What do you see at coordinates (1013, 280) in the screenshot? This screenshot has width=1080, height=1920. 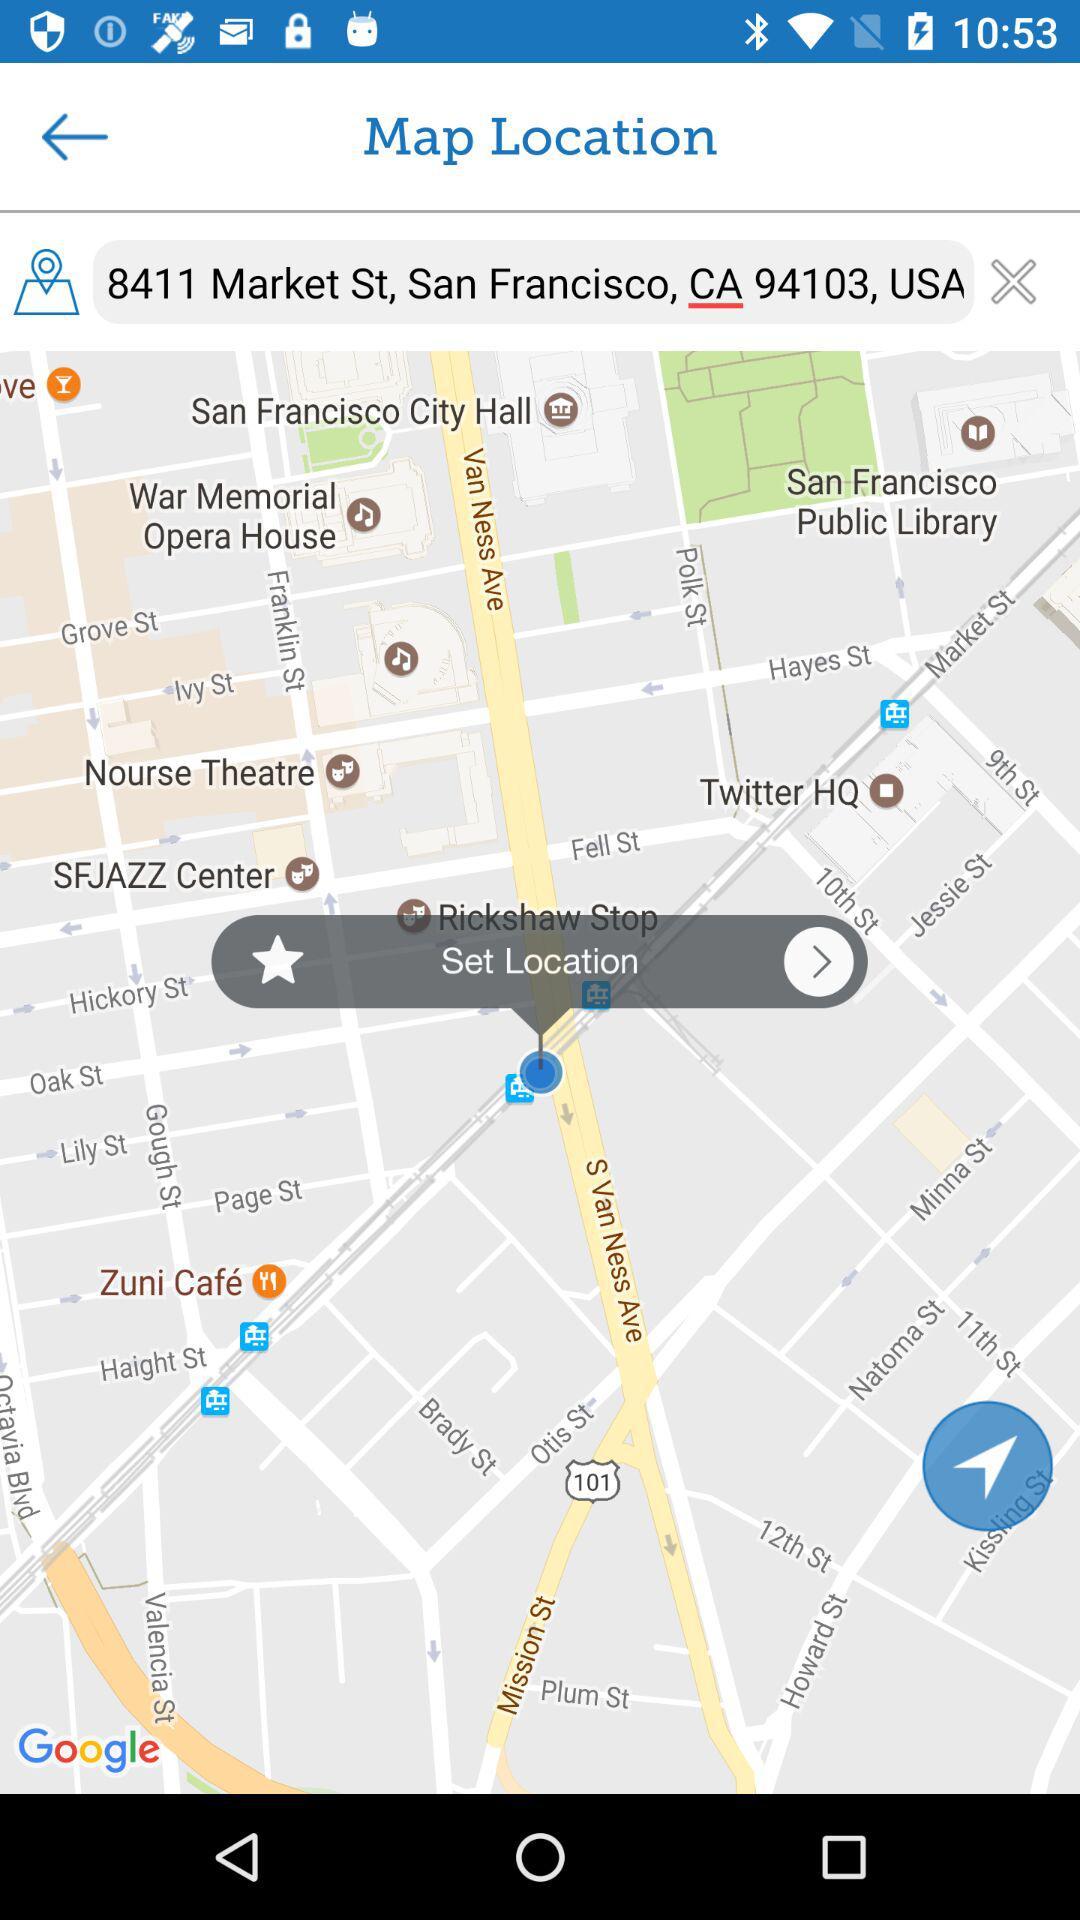 I see `the close icon` at bounding box center [1013, 280].